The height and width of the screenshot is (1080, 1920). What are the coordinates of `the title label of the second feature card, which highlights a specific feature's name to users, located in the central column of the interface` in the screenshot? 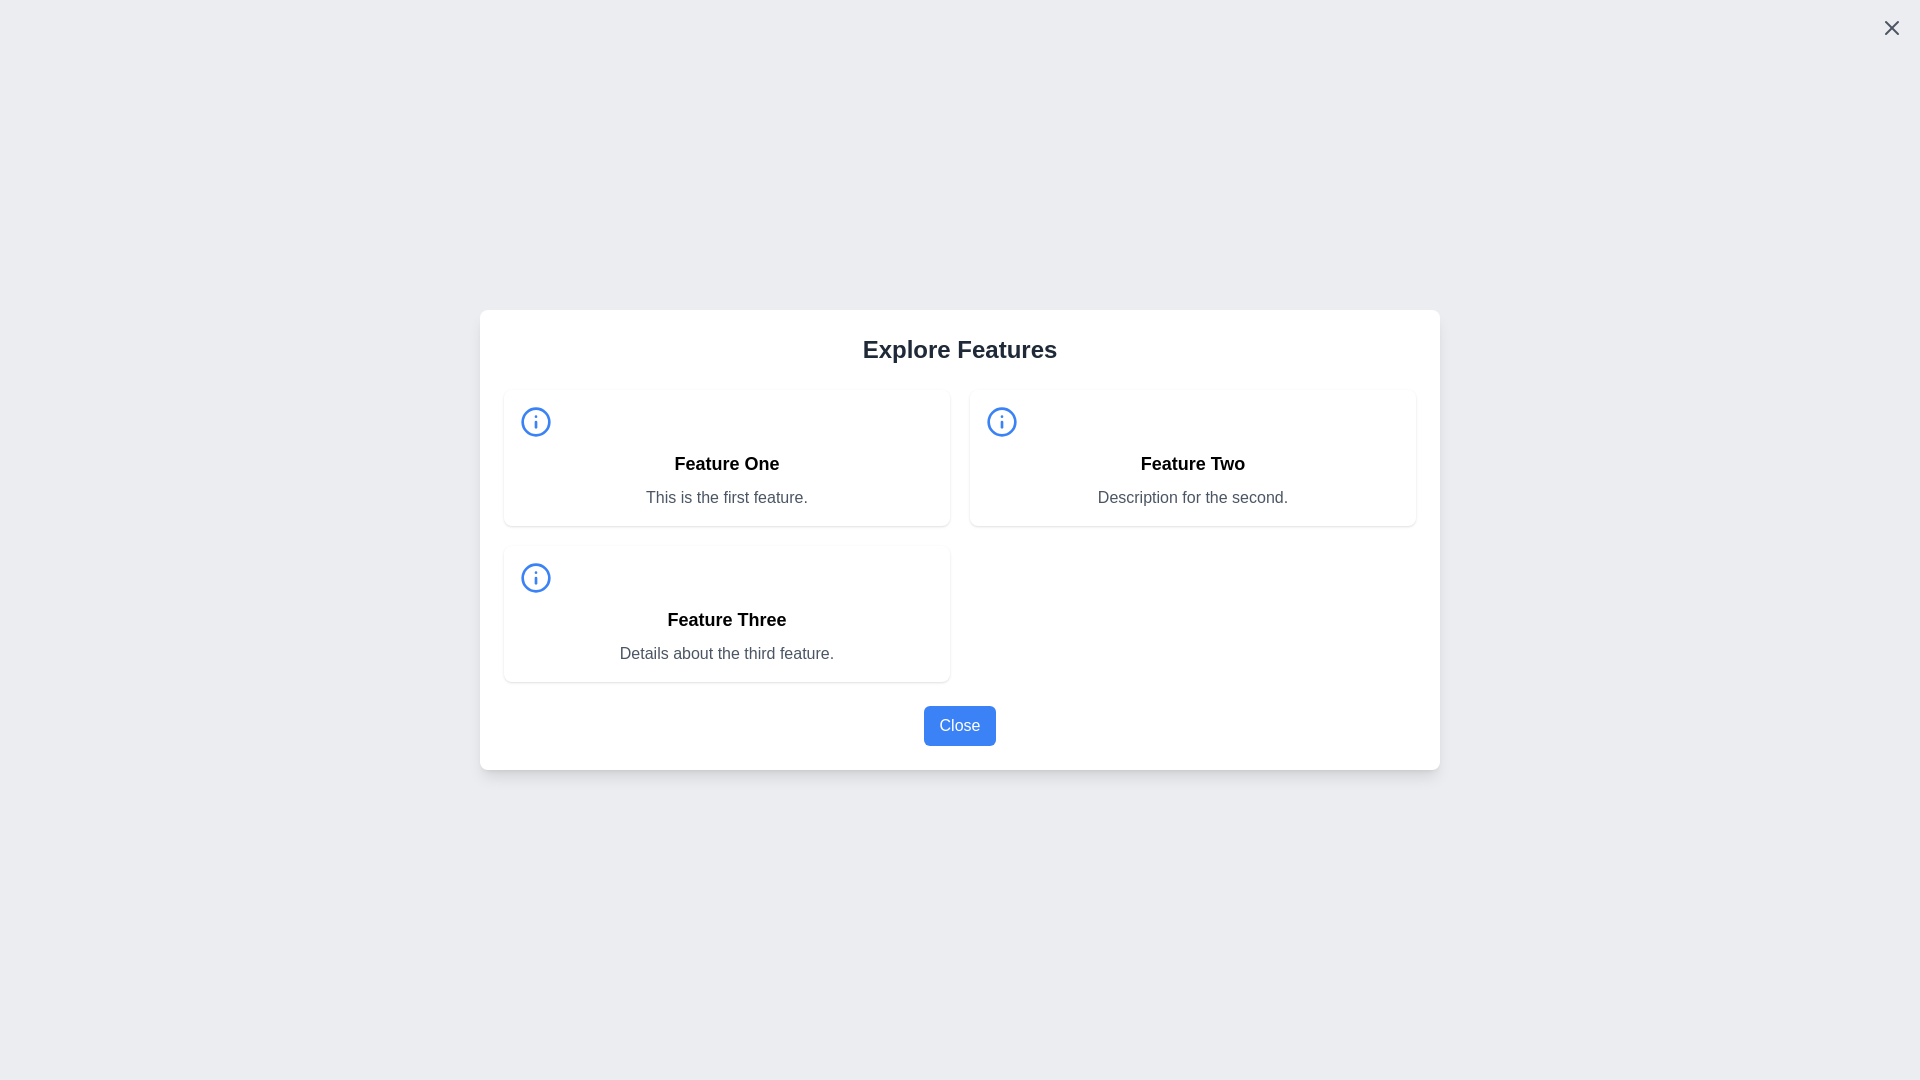 It's located at (1193, 463).